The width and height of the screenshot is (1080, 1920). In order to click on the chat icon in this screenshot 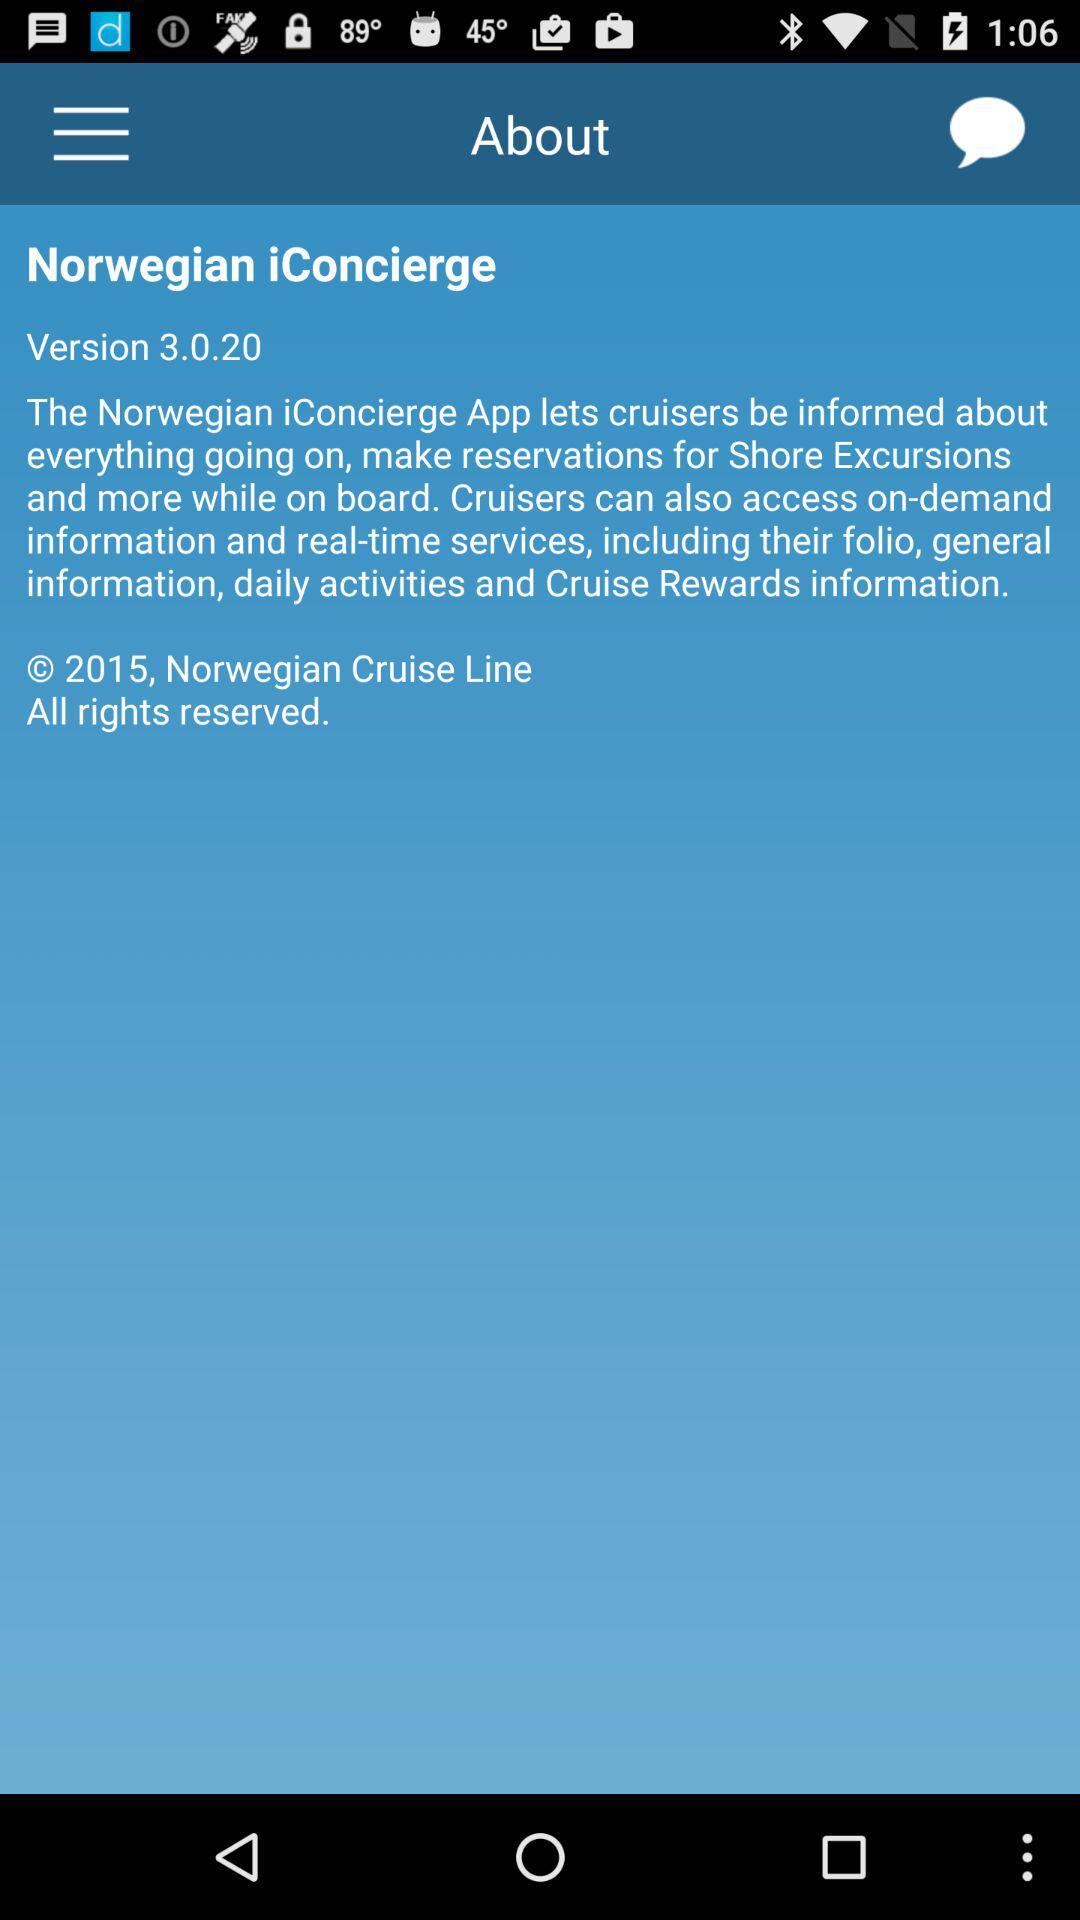, I will do `click(987, 142)`.